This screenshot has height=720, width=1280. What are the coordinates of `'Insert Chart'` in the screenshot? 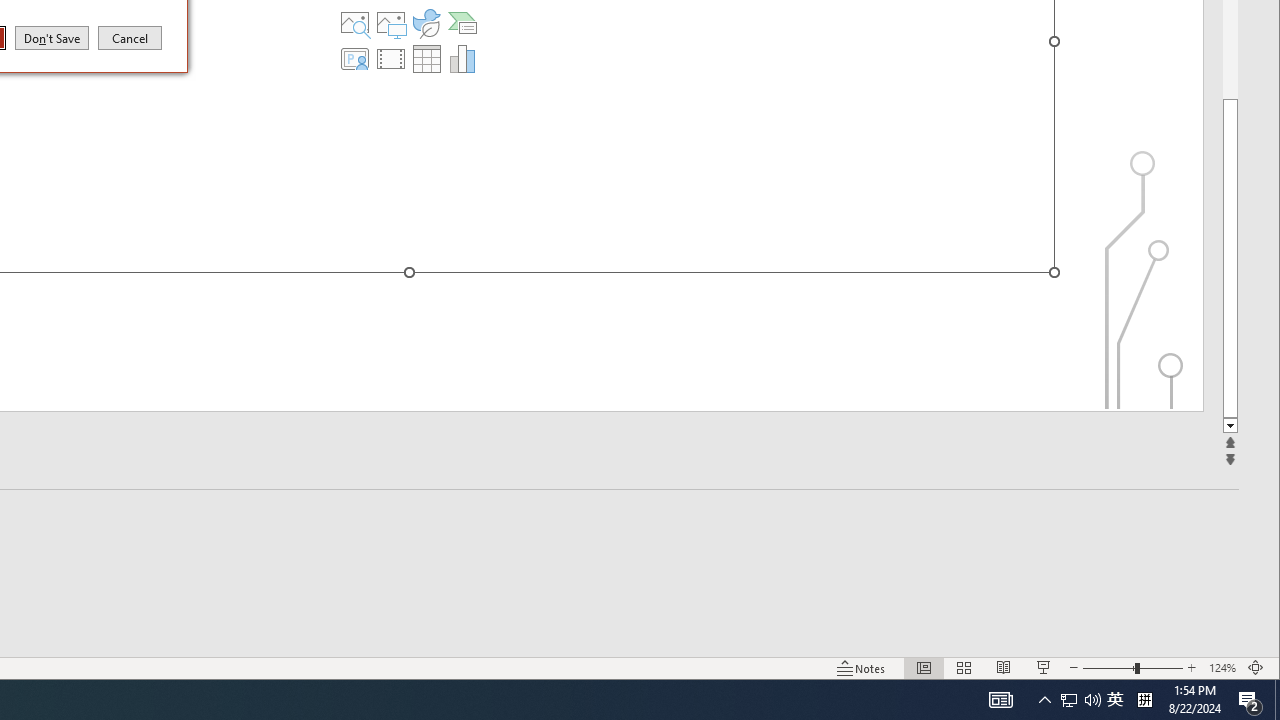 It's located at (461, 58).